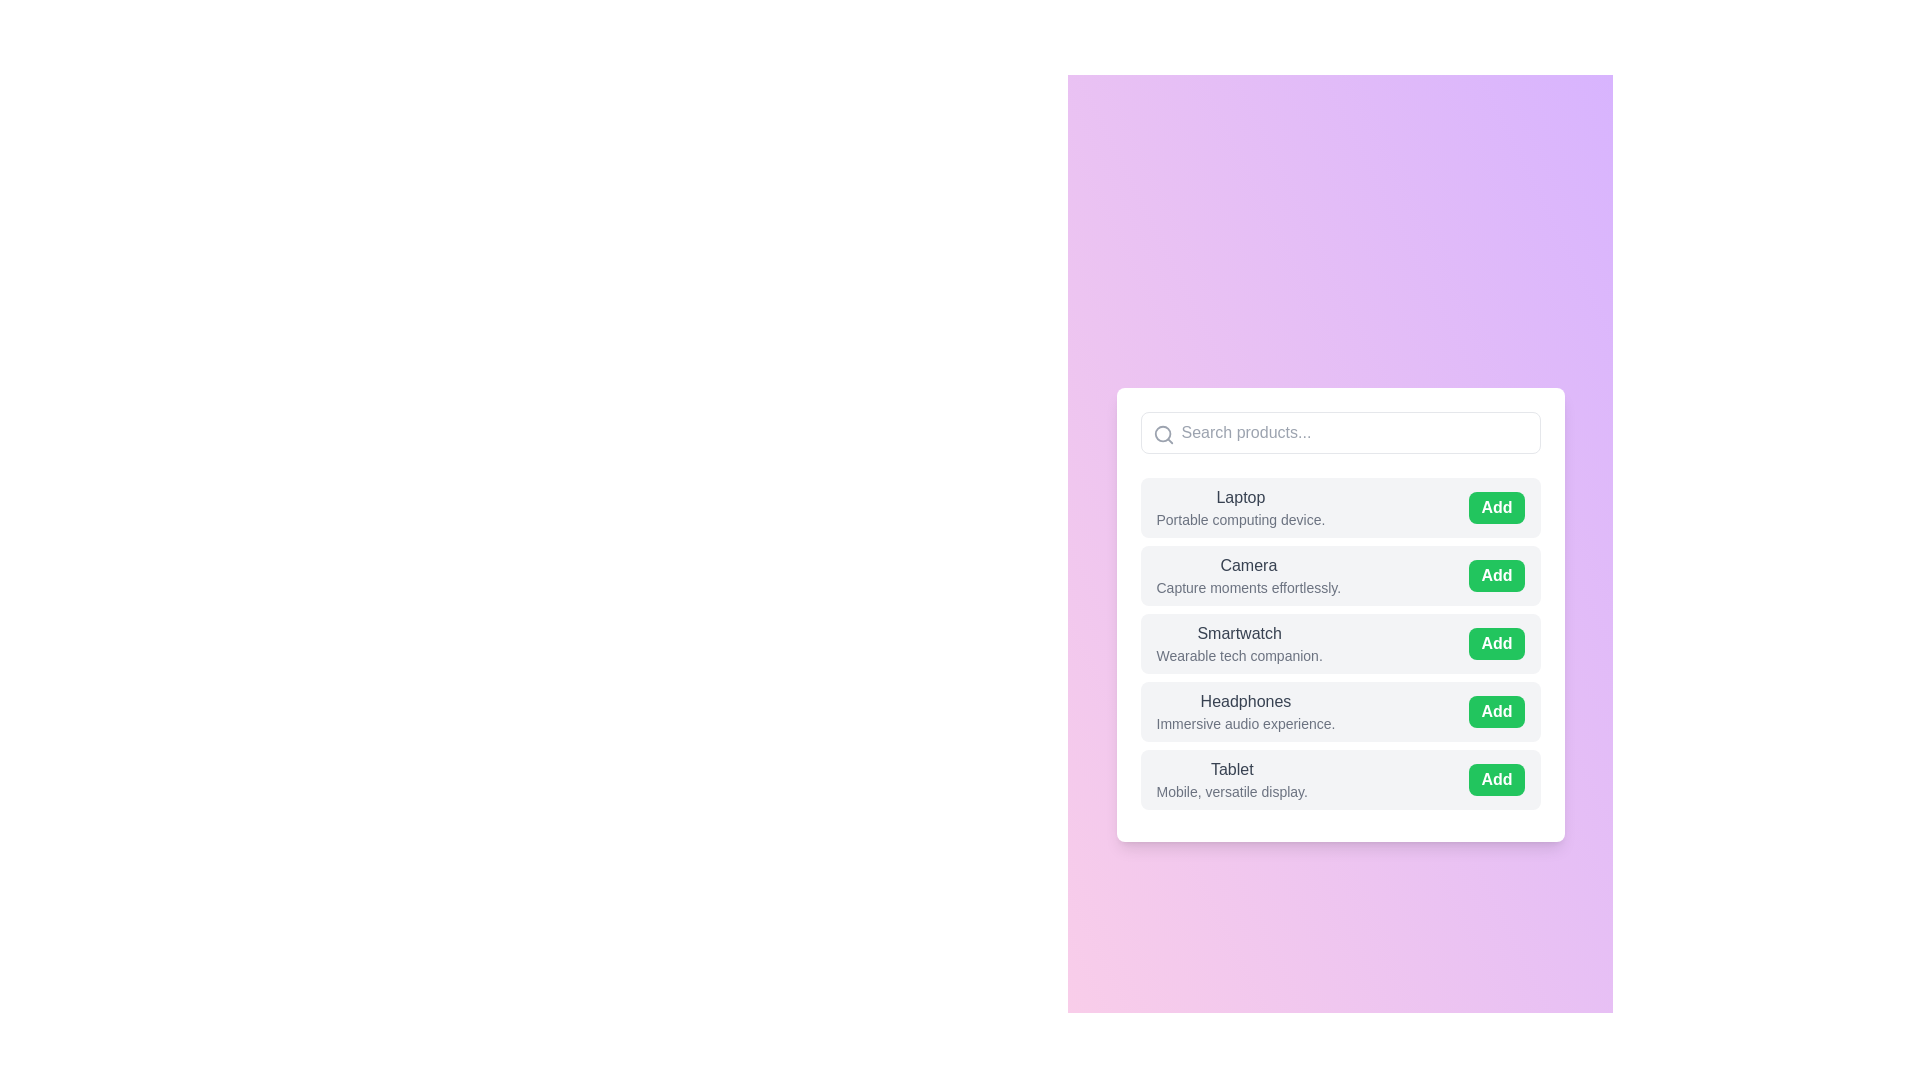 This screenshot has height=1080, width=1920. Describe the element at coordinates (1163, 434) in the screenshot. I see `the search icon, represented as a magnifying glass with a light gray color scheme, located at the top-left corner of the search bar` at that location.